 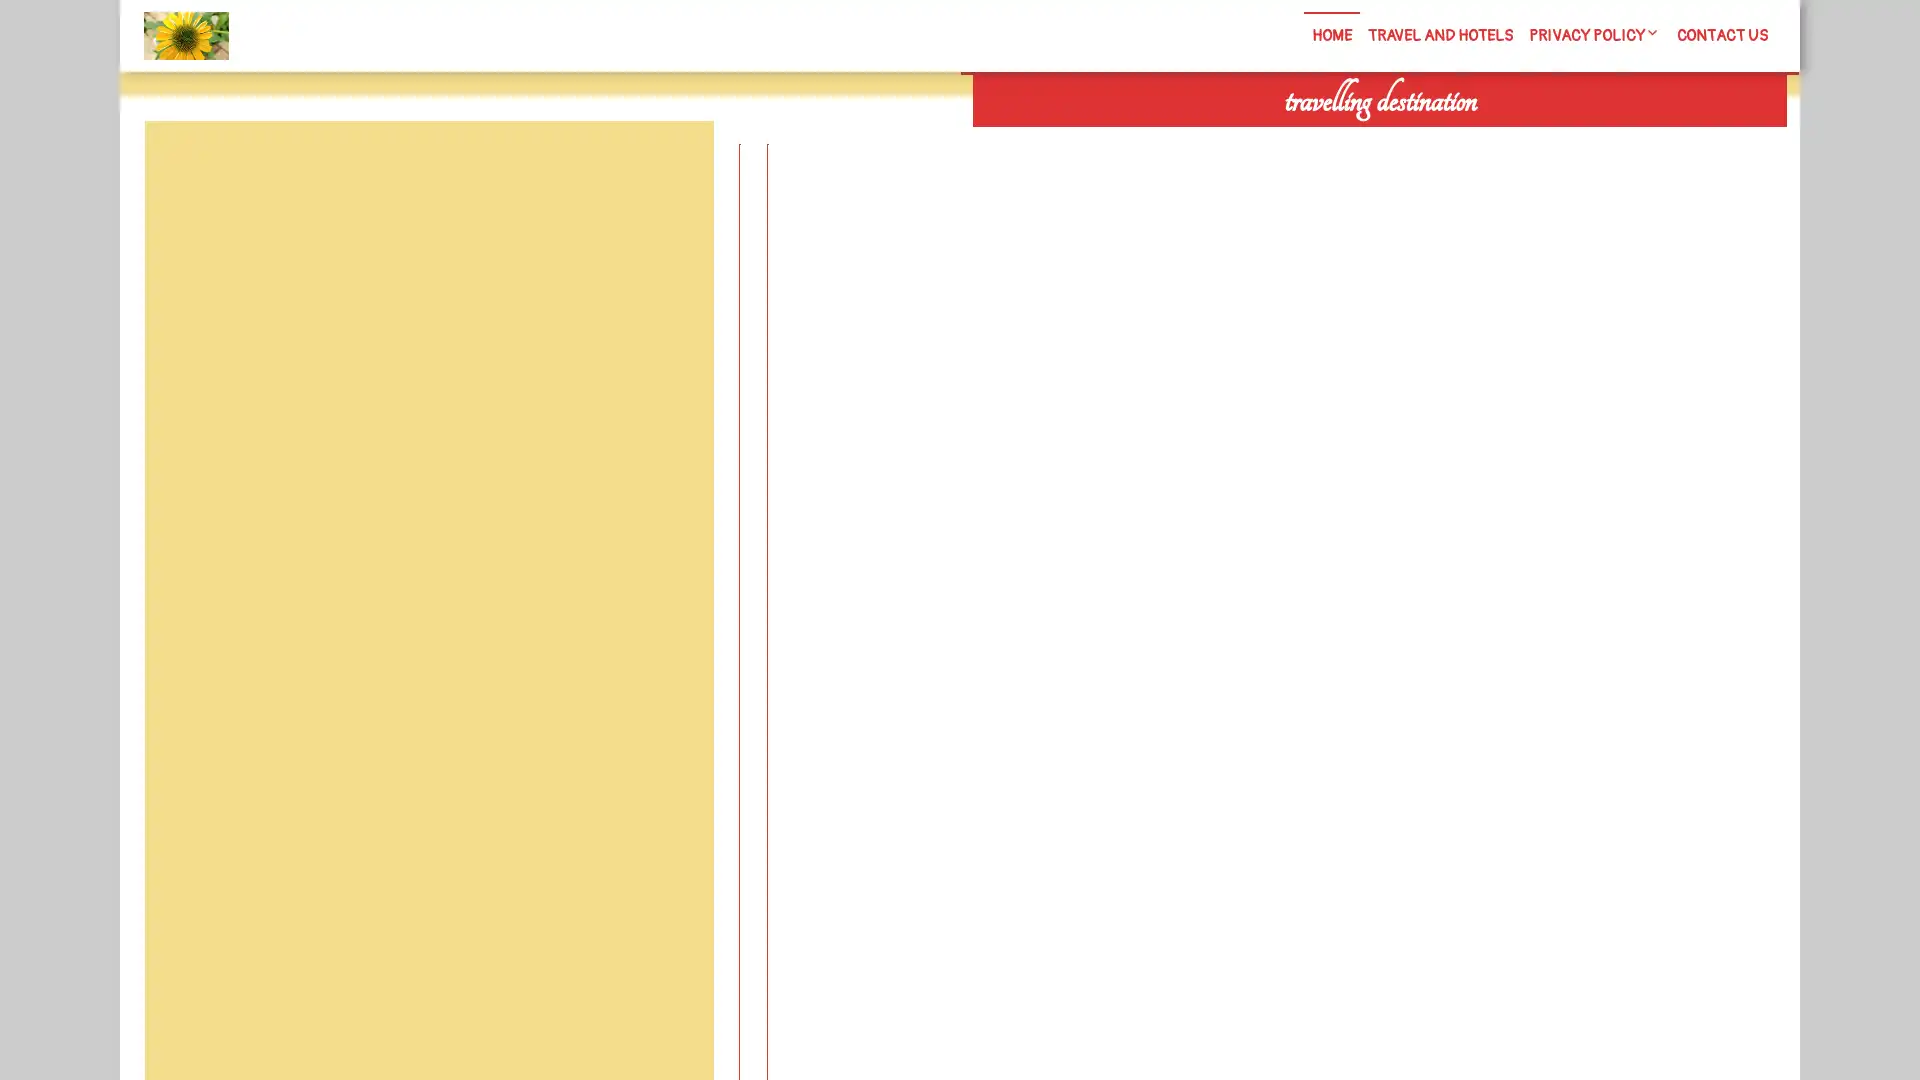 I want to click on Search, so click(x=1557, y=140).